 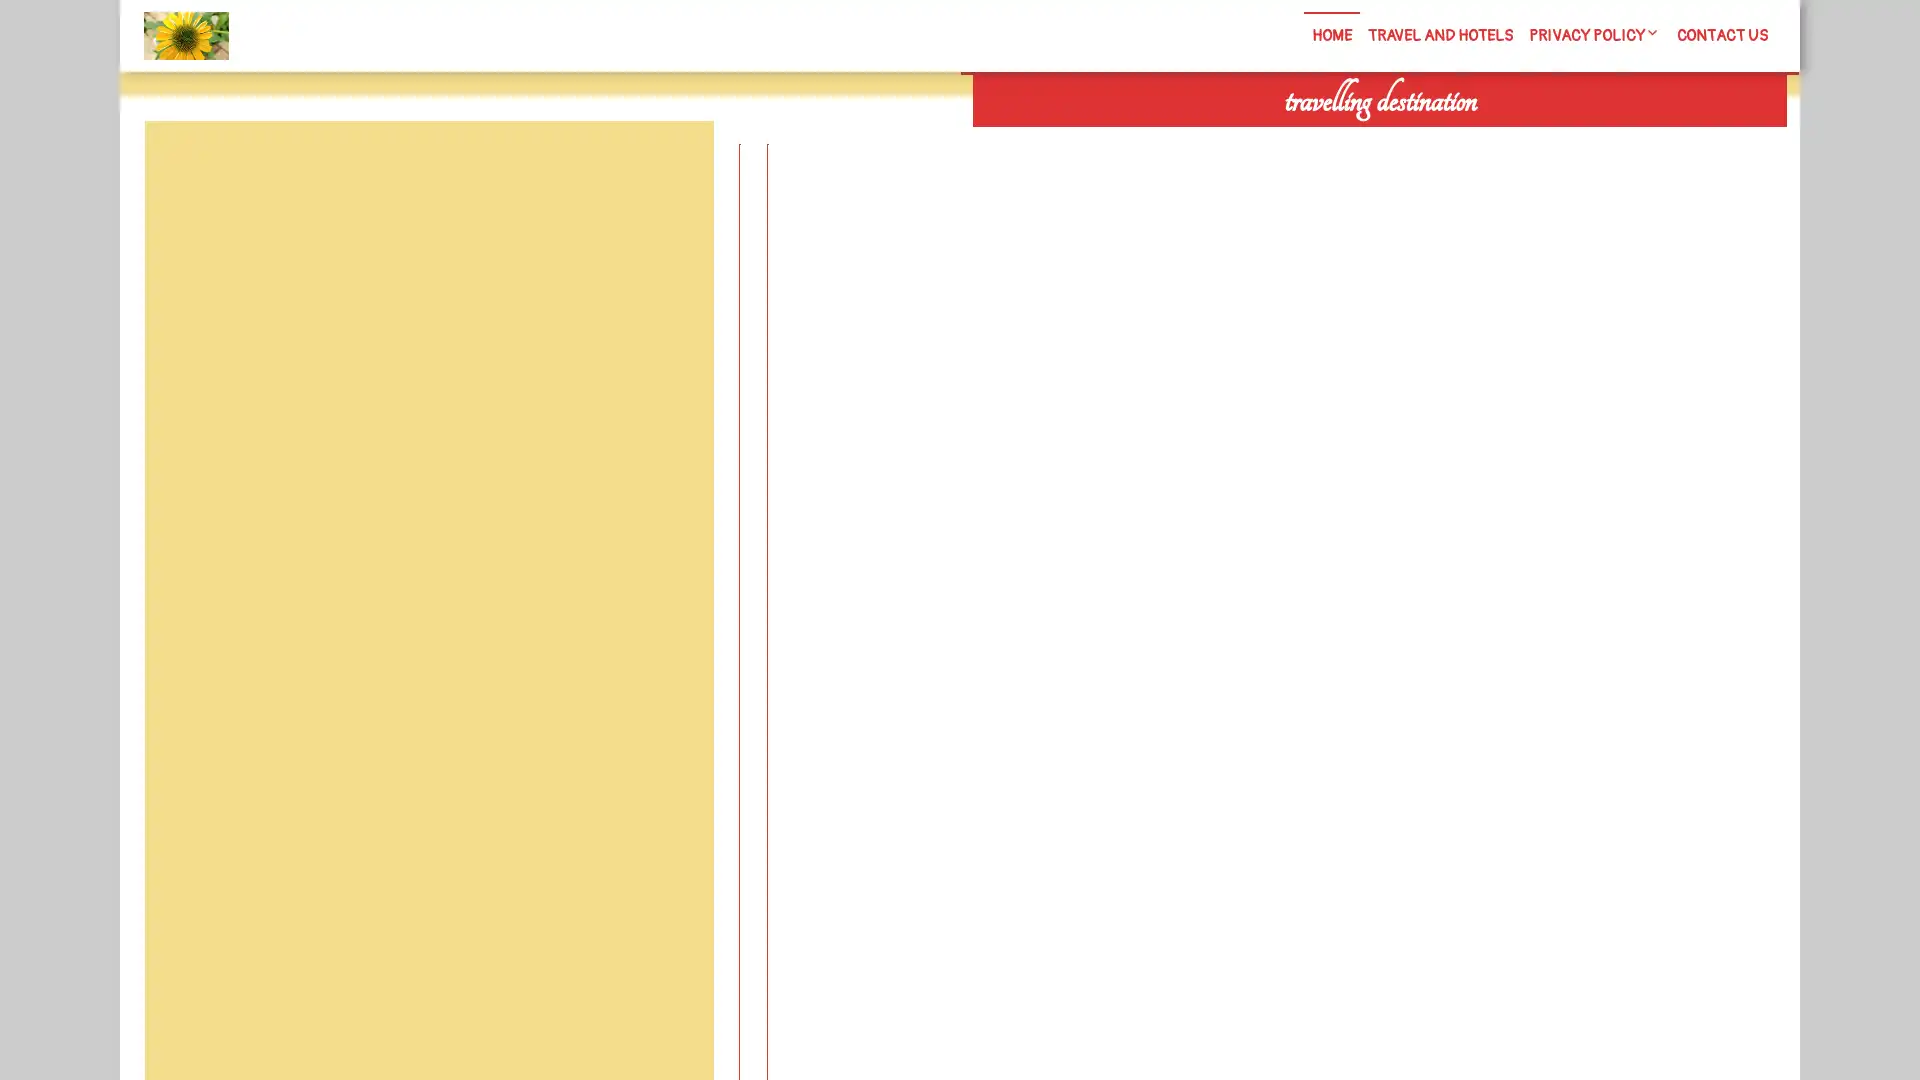 I want to click on Search, so click(x=1557, y=140).